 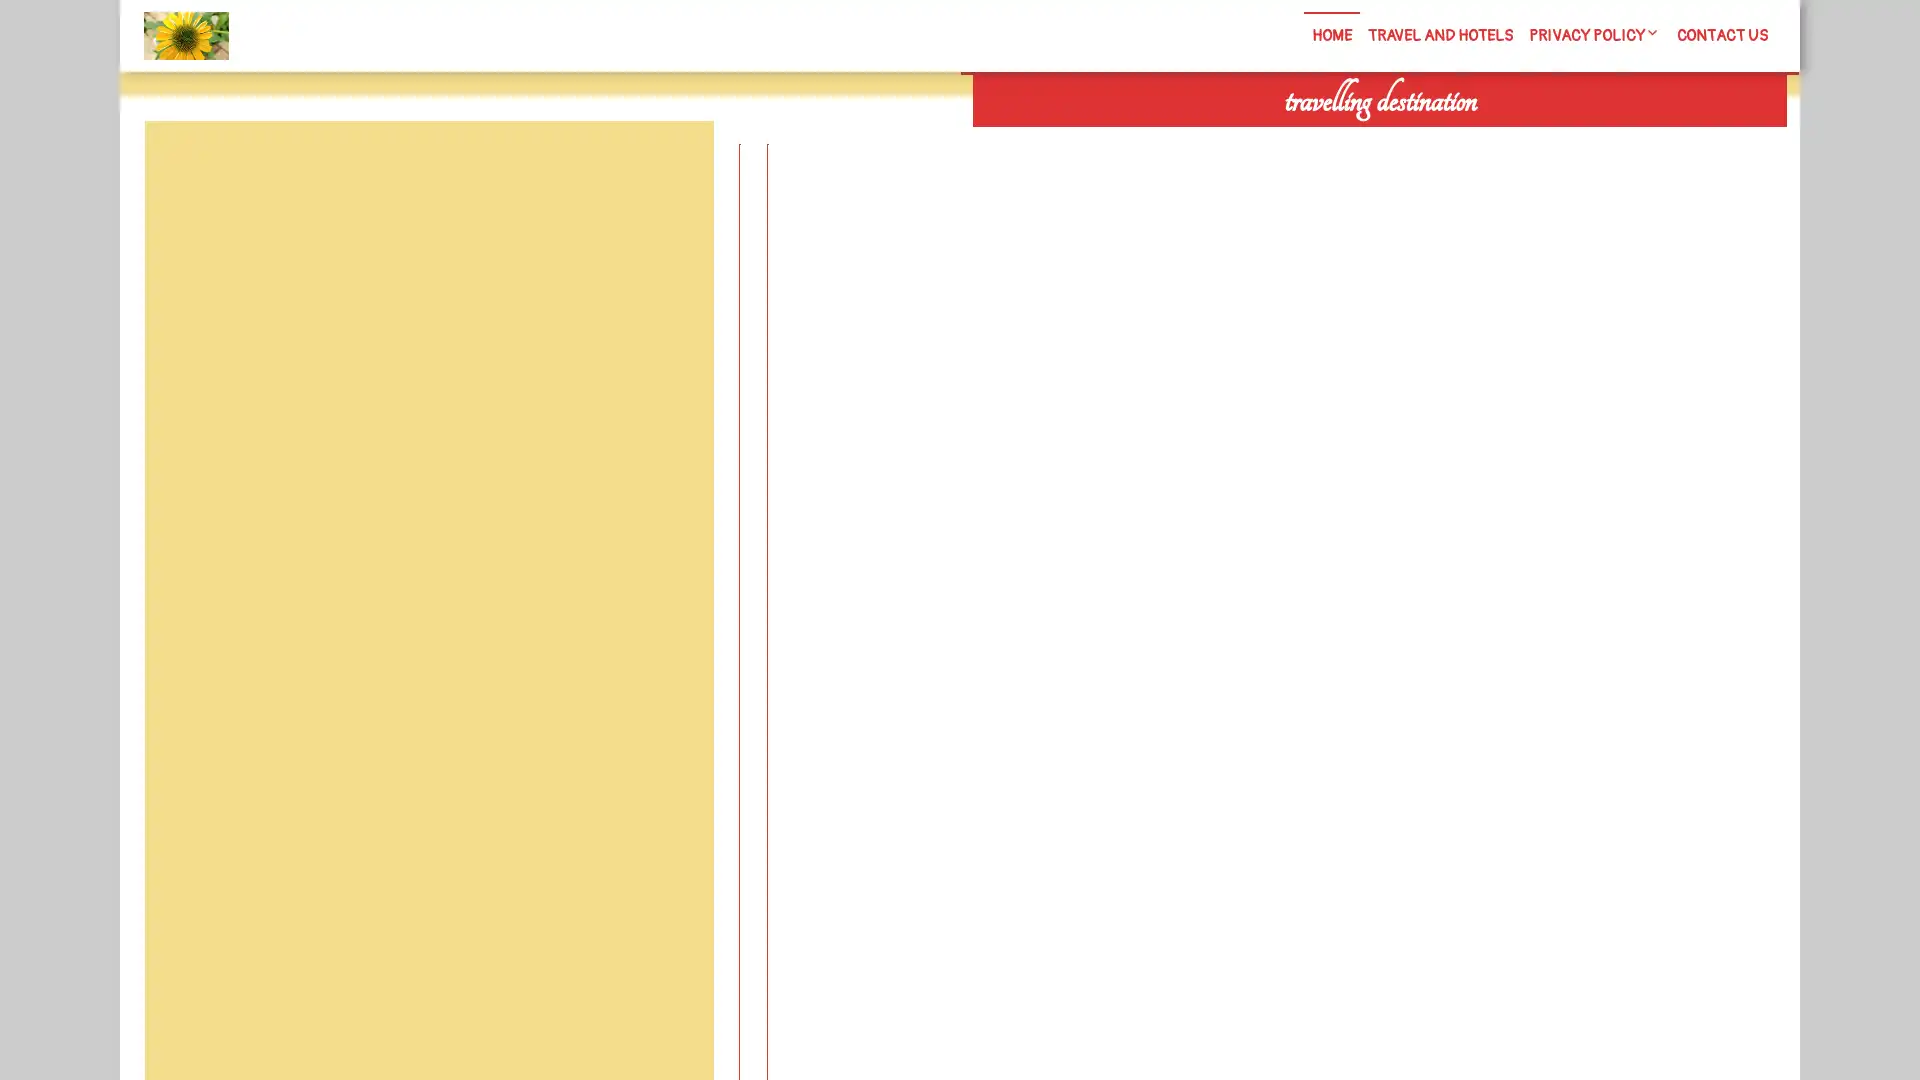 I want to click on Search, so click(x=1557, y=140).